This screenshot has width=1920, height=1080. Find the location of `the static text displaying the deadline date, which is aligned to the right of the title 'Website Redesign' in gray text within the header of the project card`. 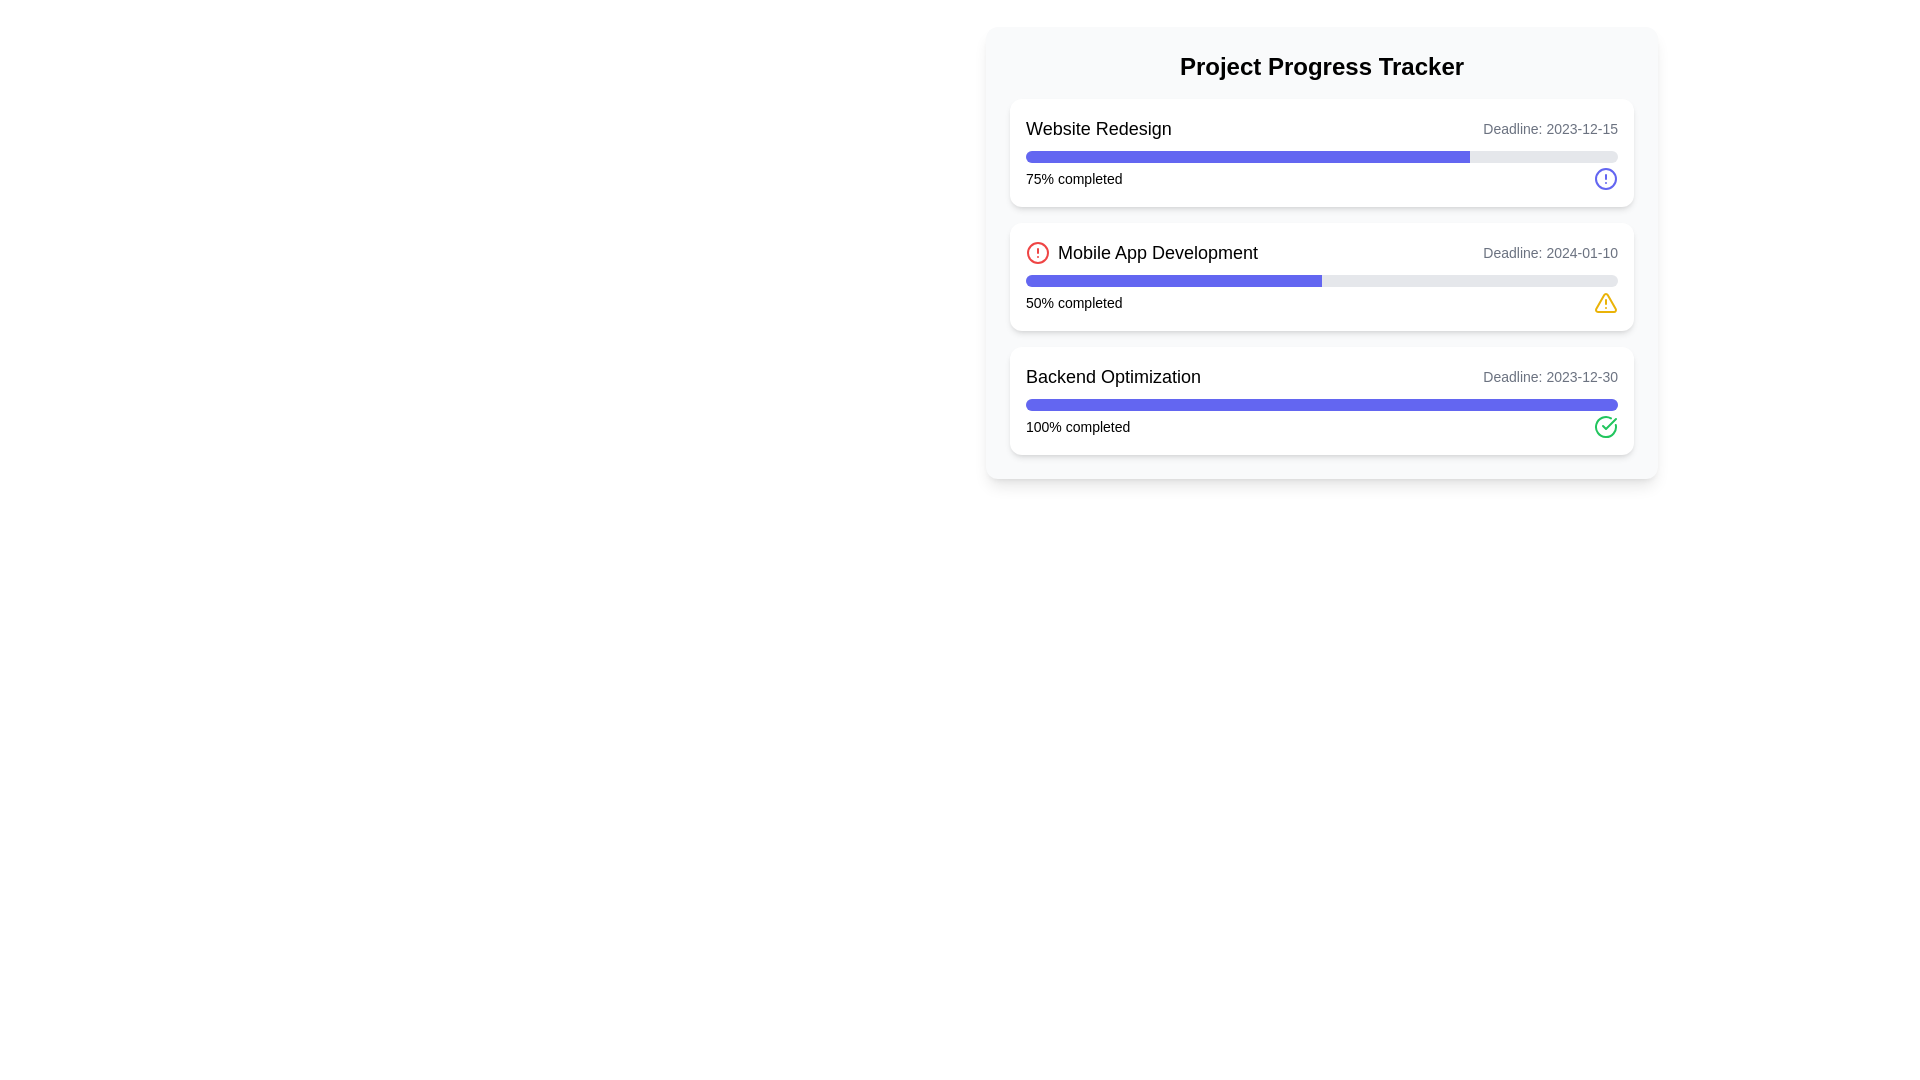

the static text displaying the deadline date, which is aligned to the right of the title 'Website Redesign' in gray text within the header of the project card is located at coordinates (1549, 128).